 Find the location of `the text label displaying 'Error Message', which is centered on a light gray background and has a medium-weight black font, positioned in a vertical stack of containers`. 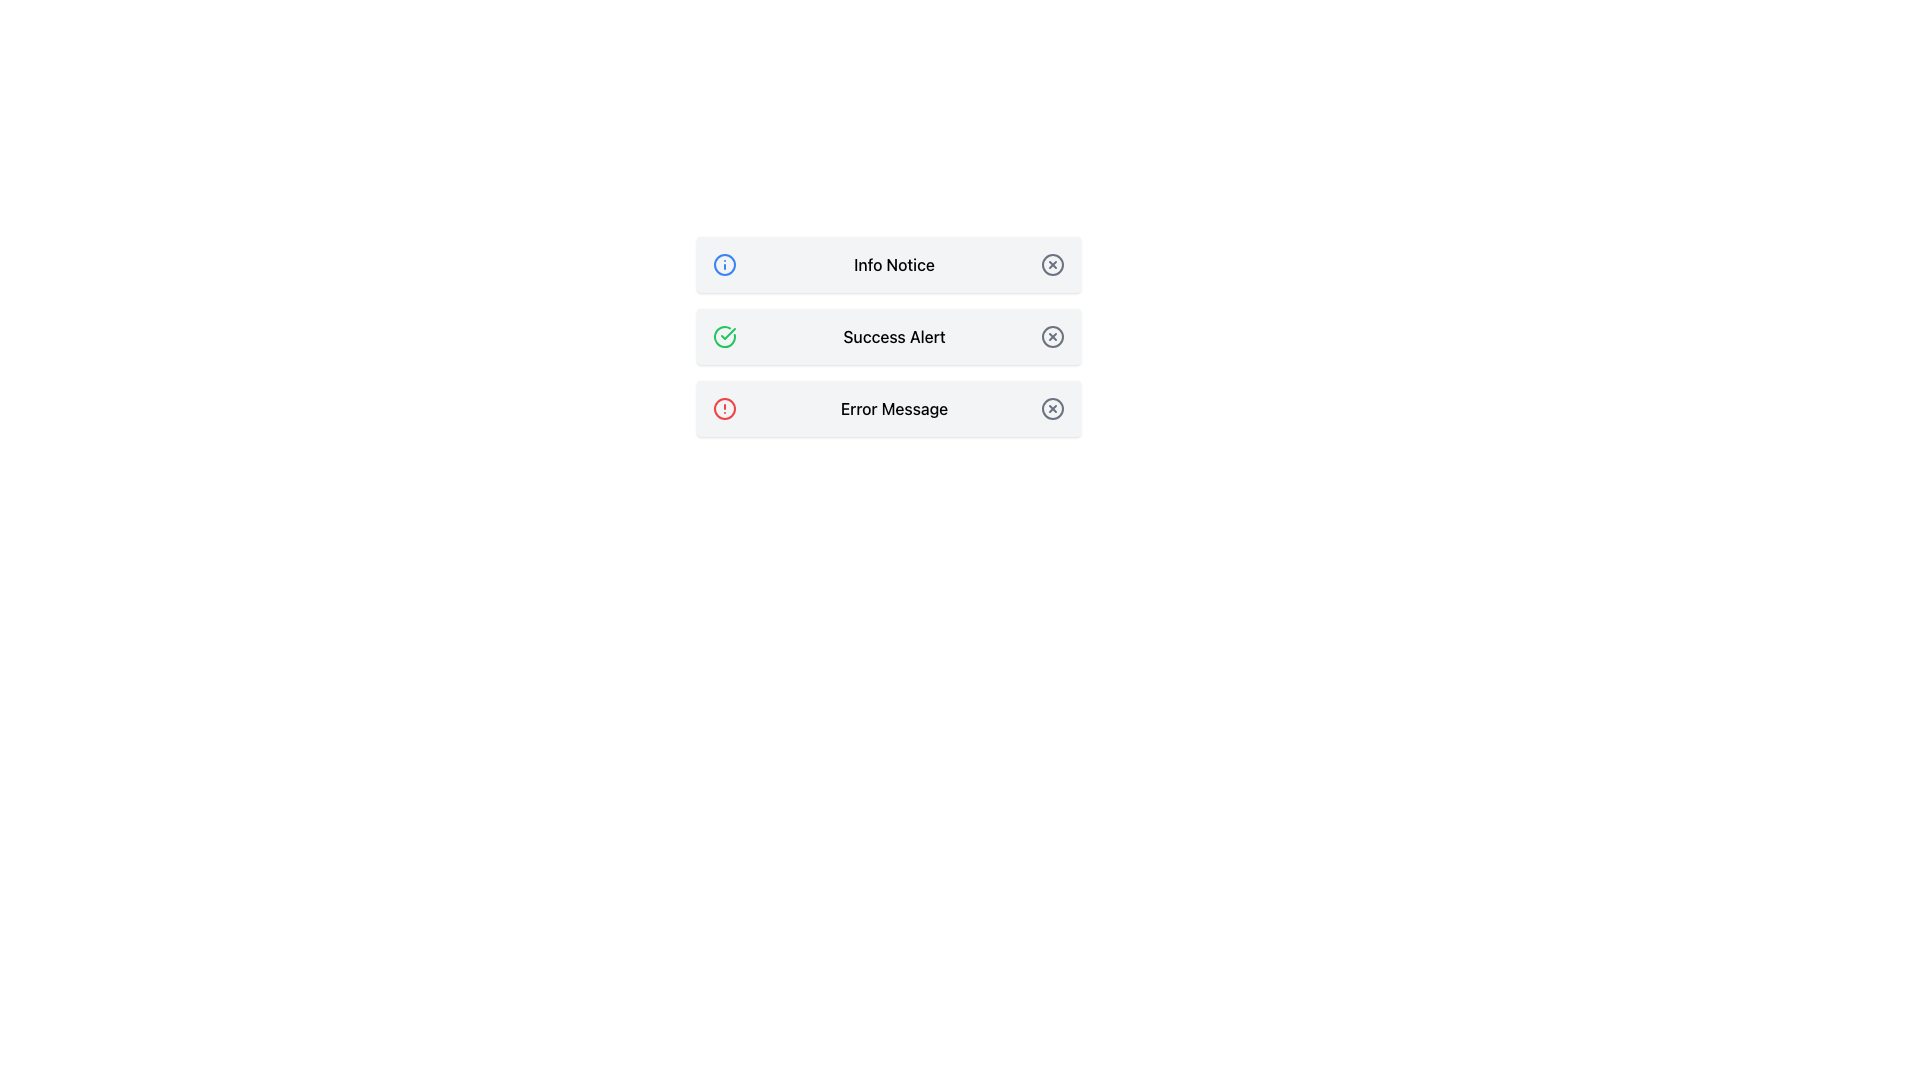

the text label displaying 'Error Message', which is centered on a light gray background and has a medium-weight black font, positioned in a vertical stack of containers is located at coordinates (893, 407).